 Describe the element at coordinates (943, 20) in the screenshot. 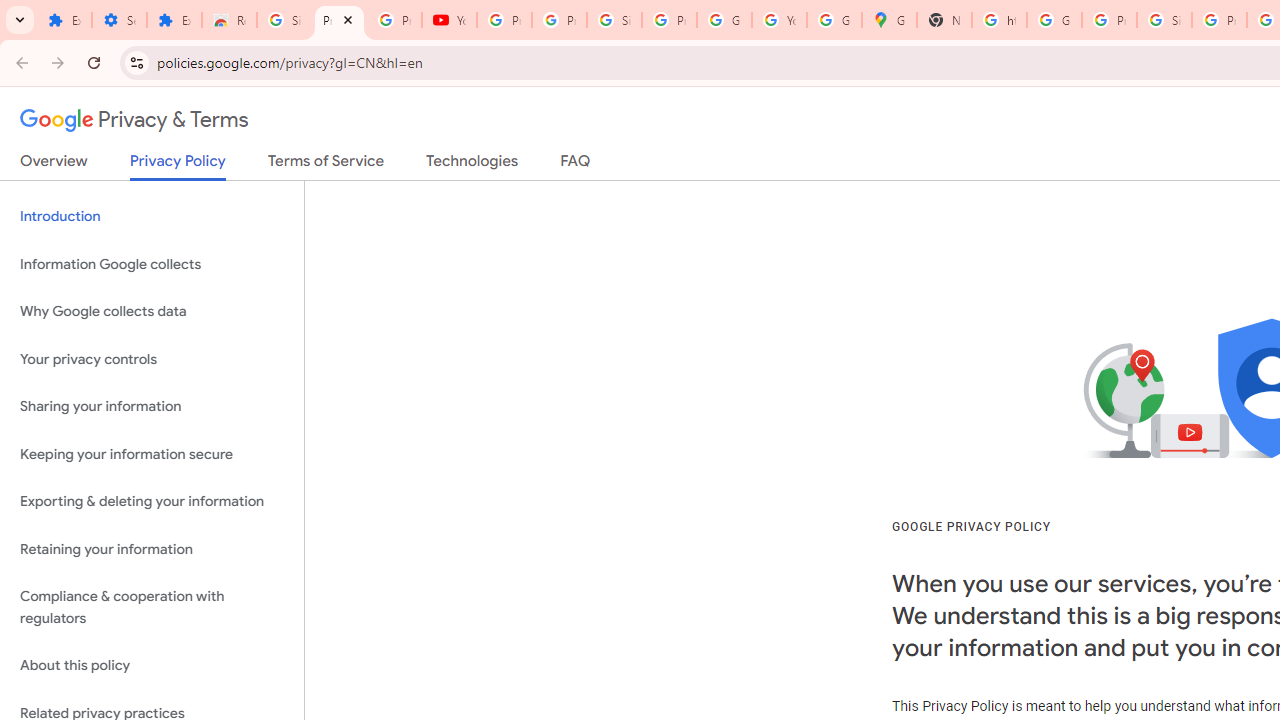

I see `'New Tab'` at that location.